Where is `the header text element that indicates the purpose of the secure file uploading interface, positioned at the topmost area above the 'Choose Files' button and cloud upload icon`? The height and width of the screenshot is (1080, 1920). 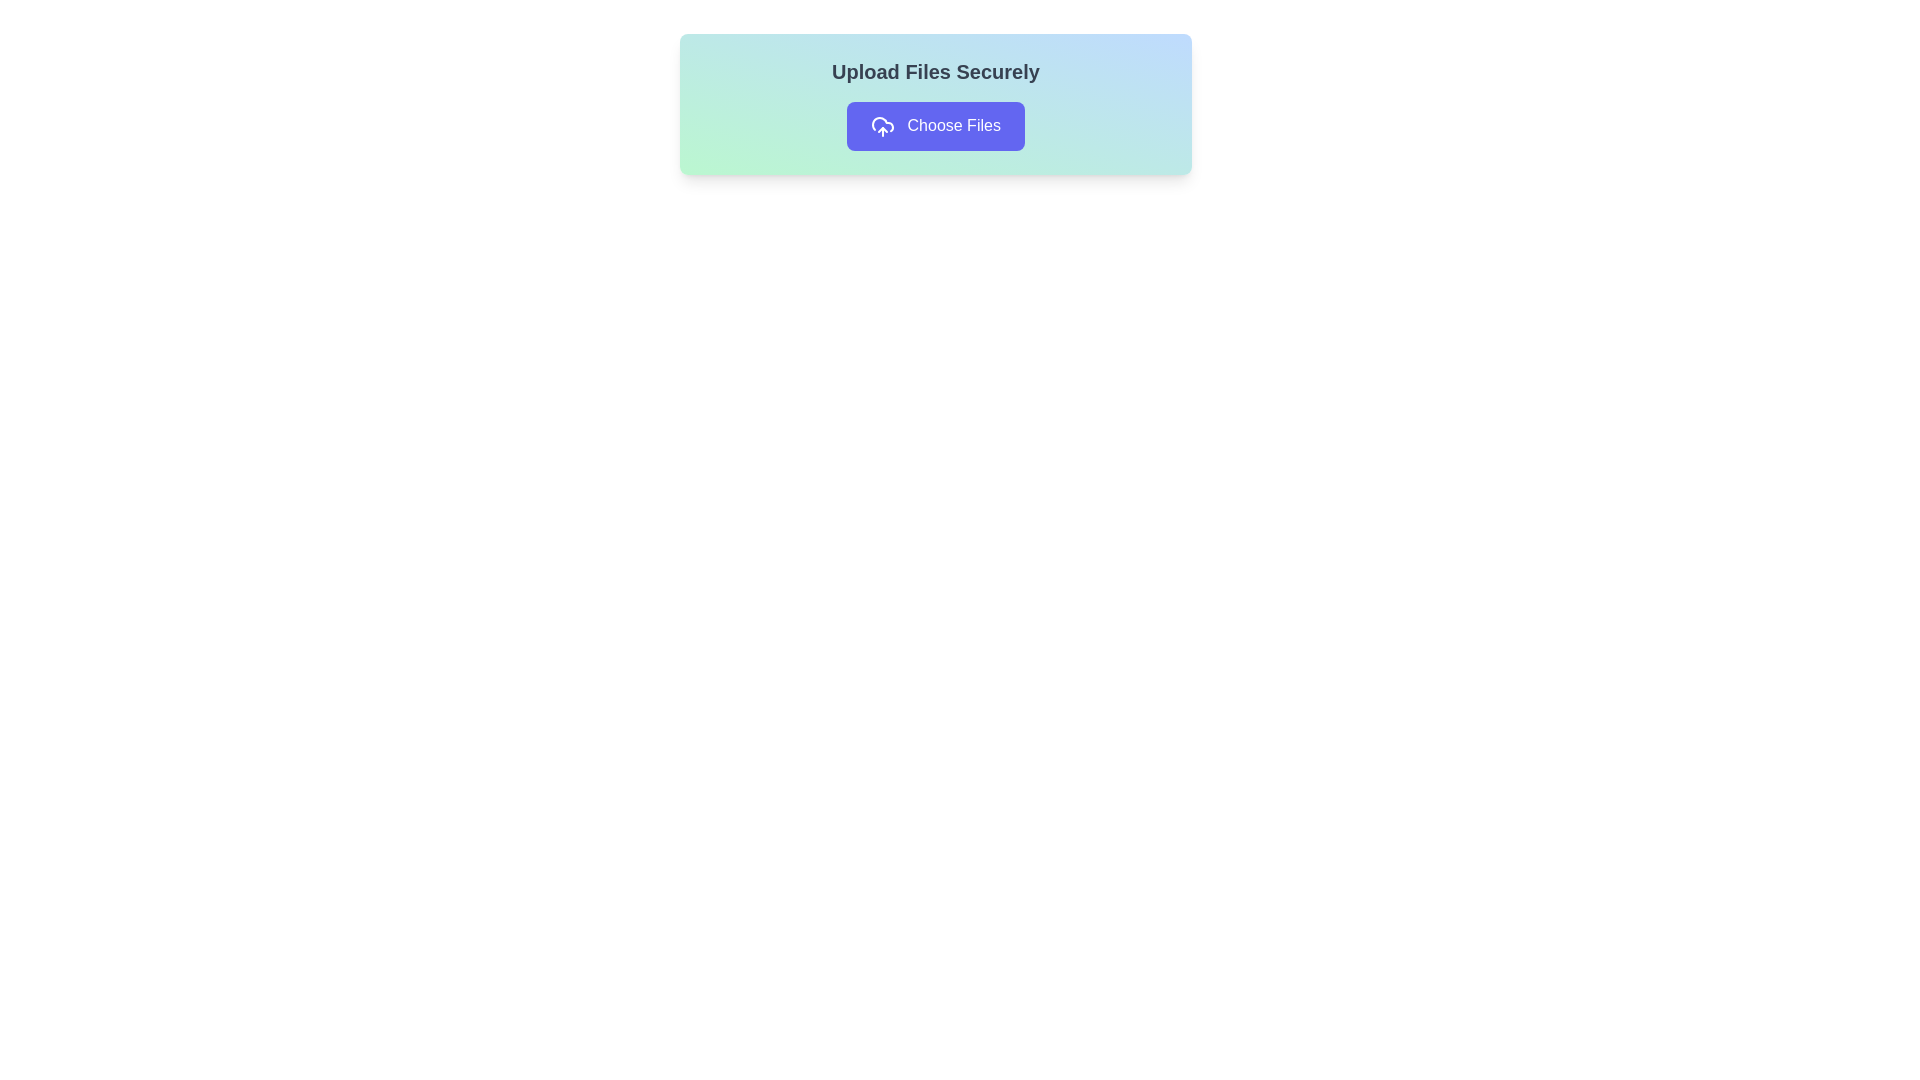 the header text element that indicates the purpose of the secure file uploading interface, positioned at the topmost area above the 'Choose Files' button and cloud upload icon is located at coordinates (935, 71).